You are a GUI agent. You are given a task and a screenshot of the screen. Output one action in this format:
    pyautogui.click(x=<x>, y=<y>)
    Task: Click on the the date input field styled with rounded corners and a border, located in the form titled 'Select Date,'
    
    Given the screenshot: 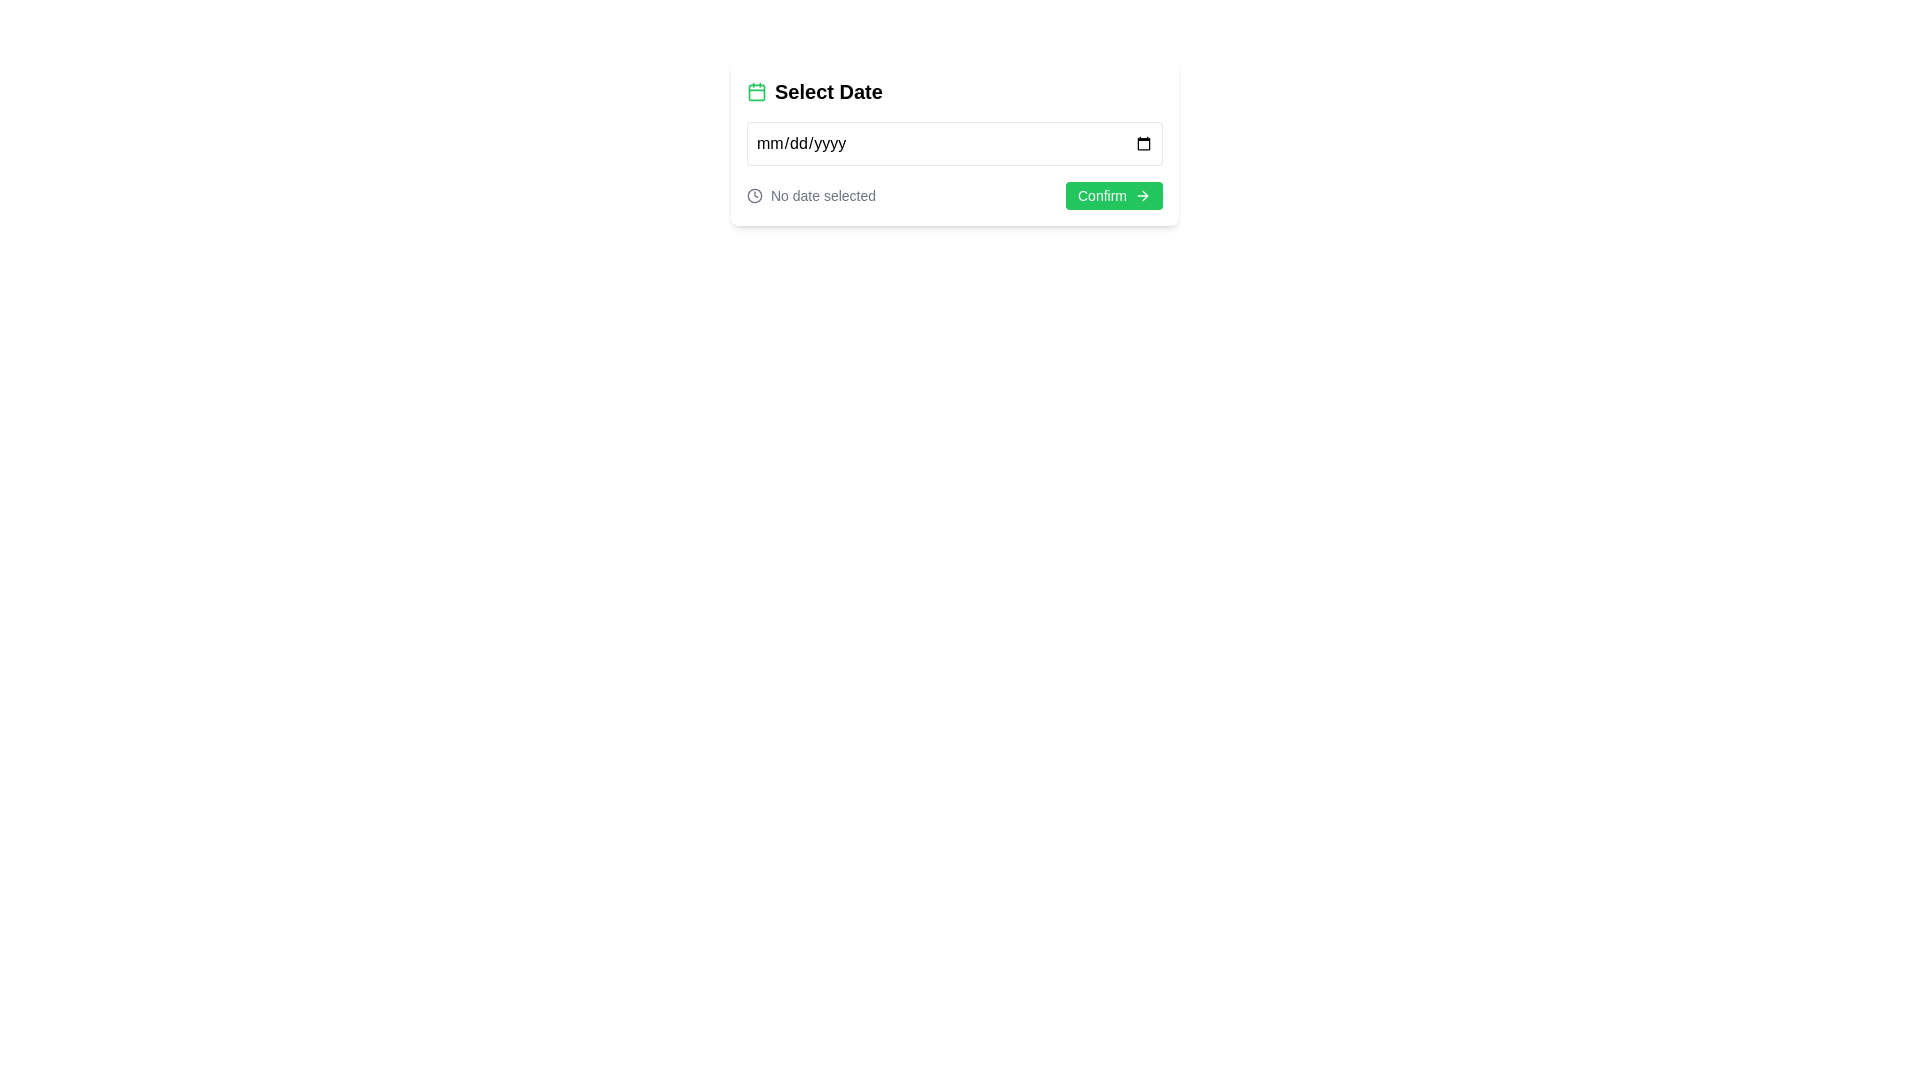 What is the action you would take?
    pyautogui.click(x=954, y=142)
    